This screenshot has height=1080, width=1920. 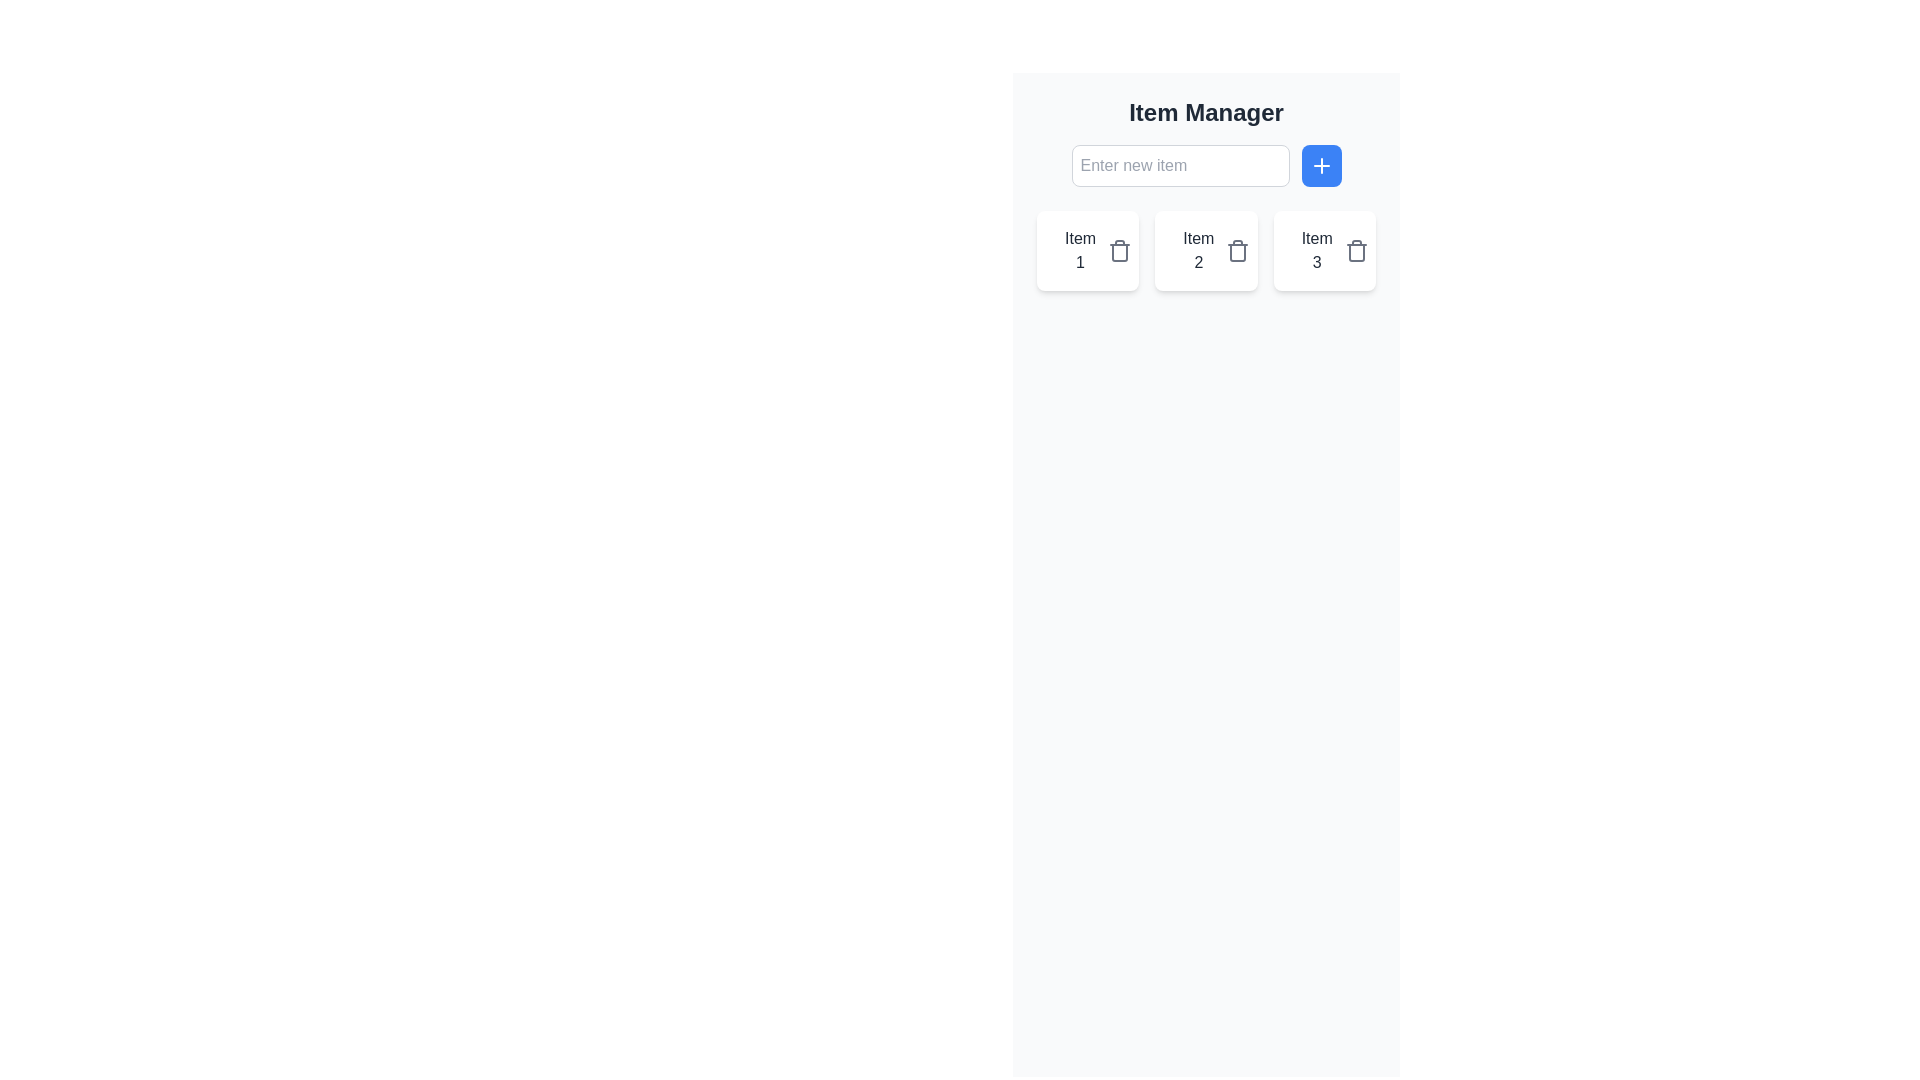 I want to click on the 'Add Item' button located in the top-right corner of the 'Item Manager' section, so click(x=1321, y=164).